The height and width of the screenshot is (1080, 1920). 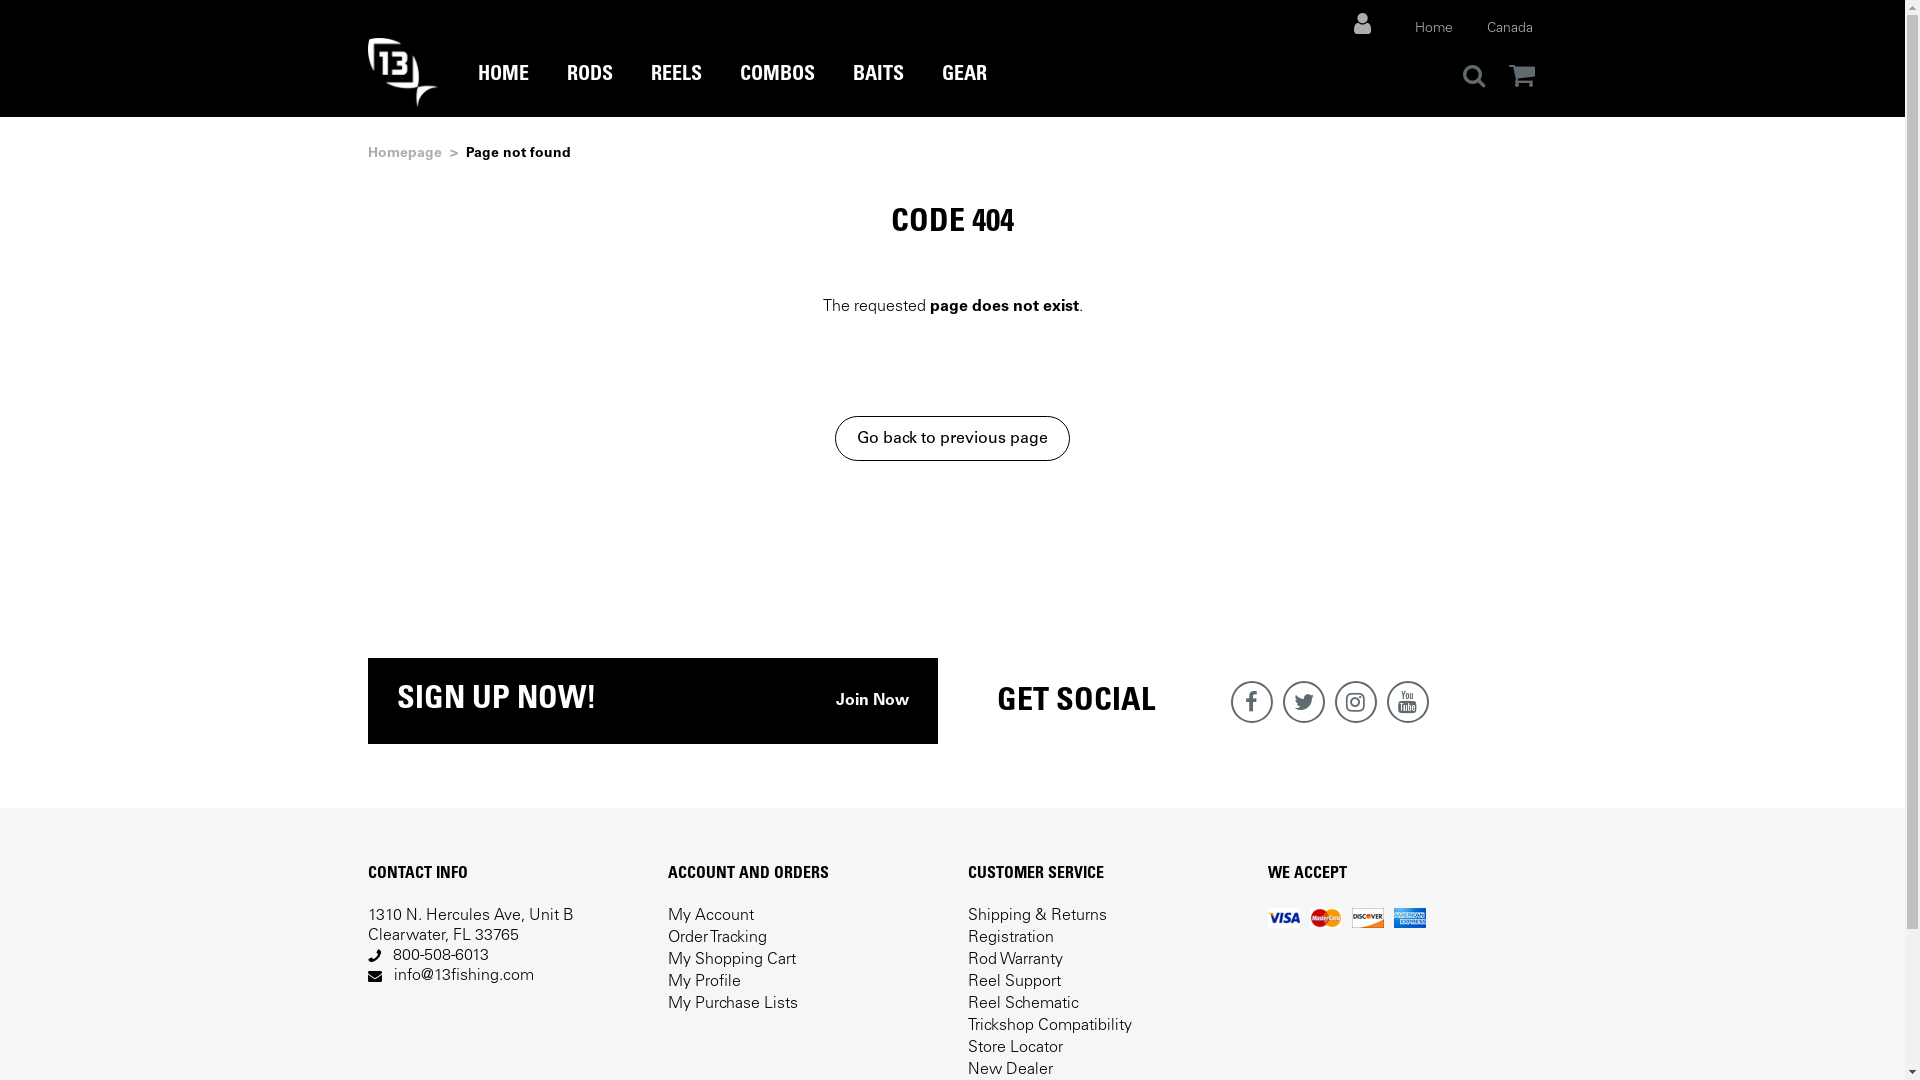 I want to click on 'Payment Methods Accepted', so click(x=1347, y=918).